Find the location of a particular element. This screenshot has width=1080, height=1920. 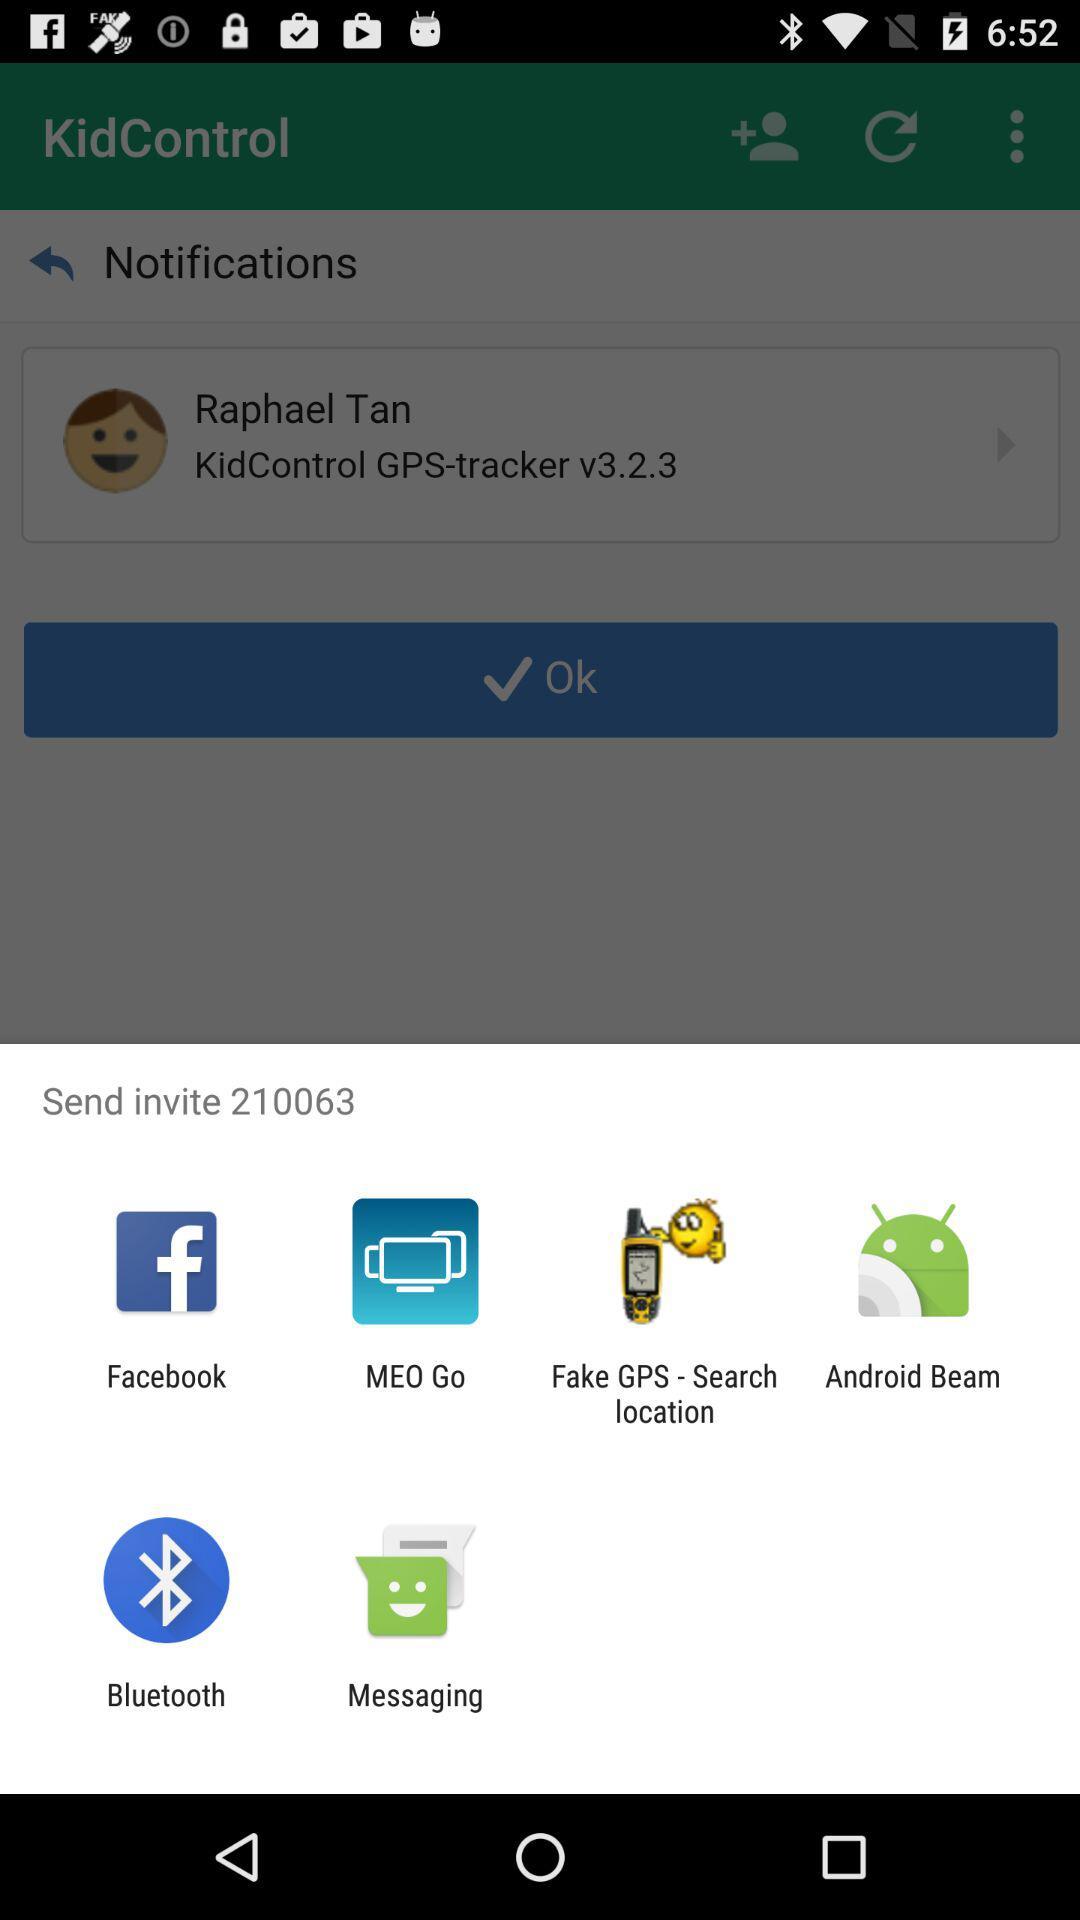

app next to the meo go app is located at coordinates (165, 1392).